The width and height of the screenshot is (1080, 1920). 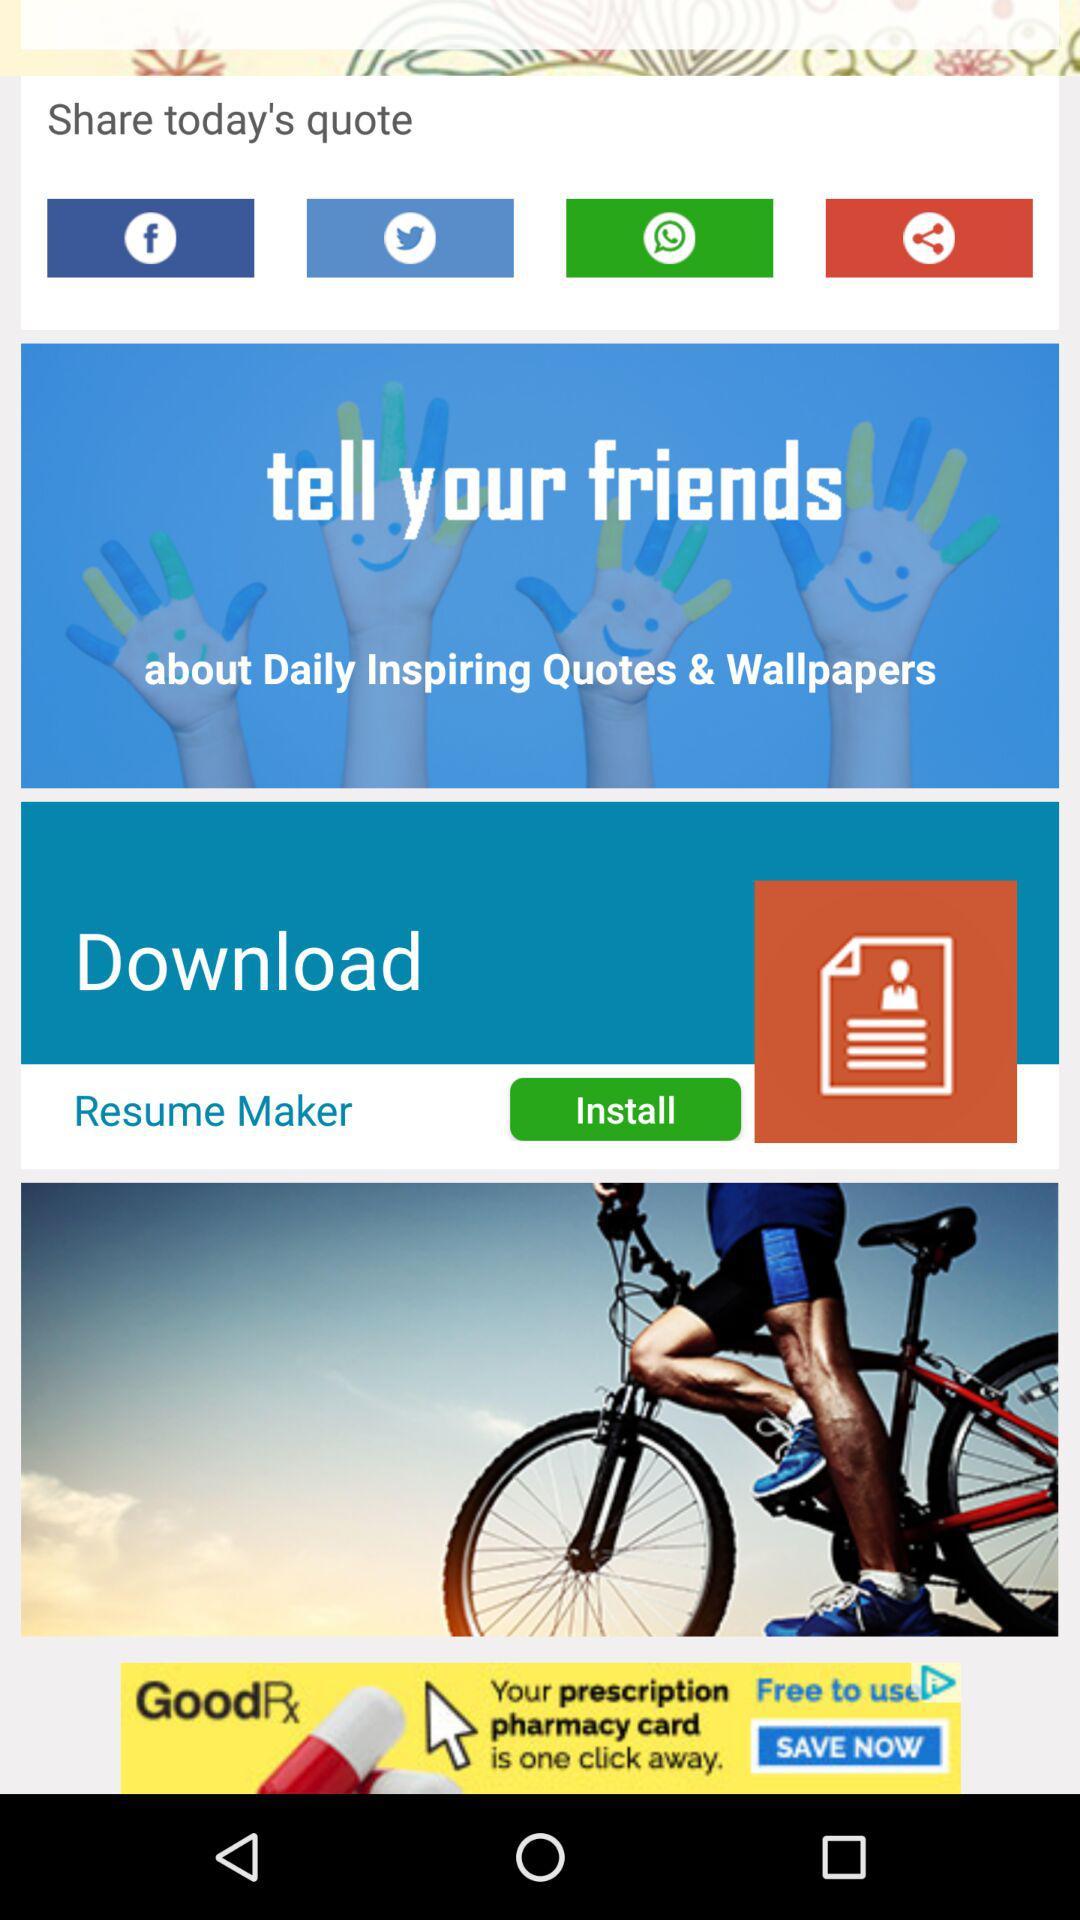 What do you see at coordinates (409, 238) in the screenshot?
I see `twitter` at bounding box center [409, 238].